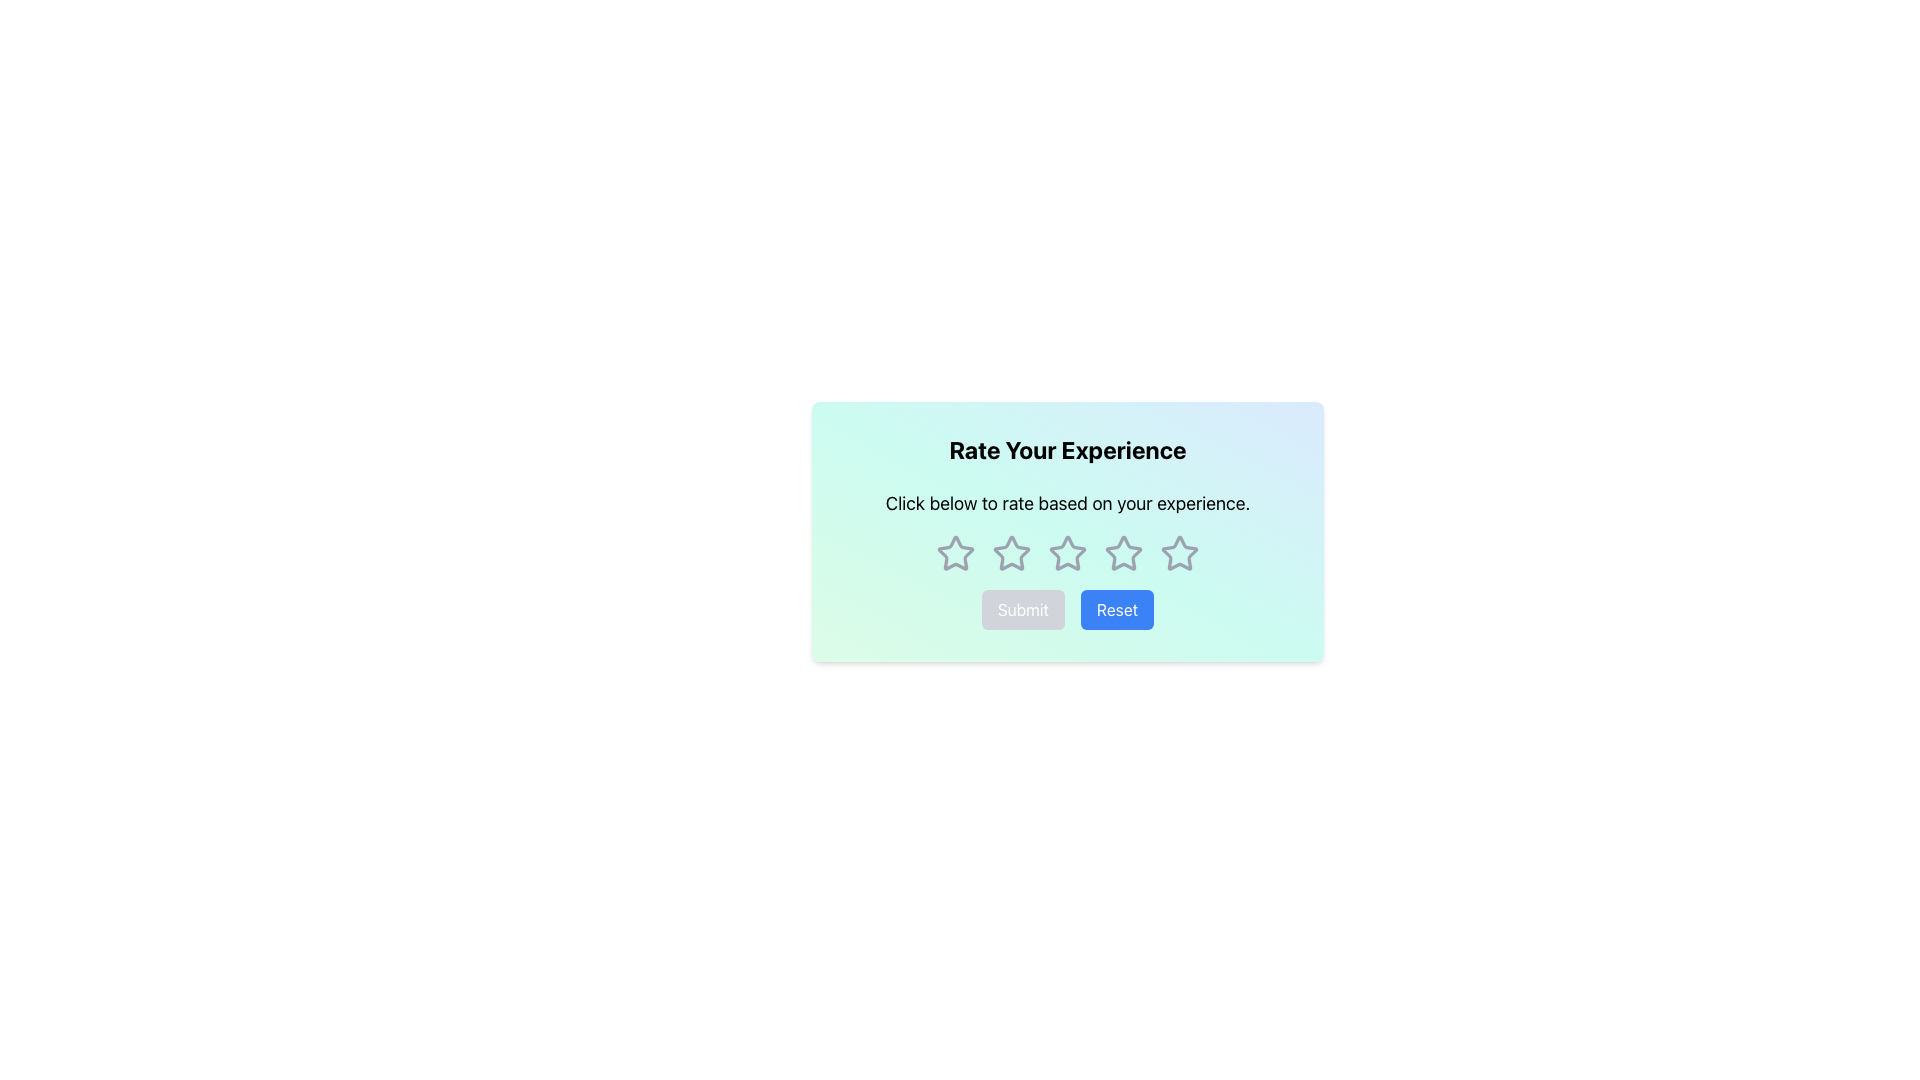 This screenshot has width=1920, height=1080. Describe the element at coordinates (1067, 554) in the screenshot. I see `the third star icon from the left in the horizontal row of five stars` at that location.